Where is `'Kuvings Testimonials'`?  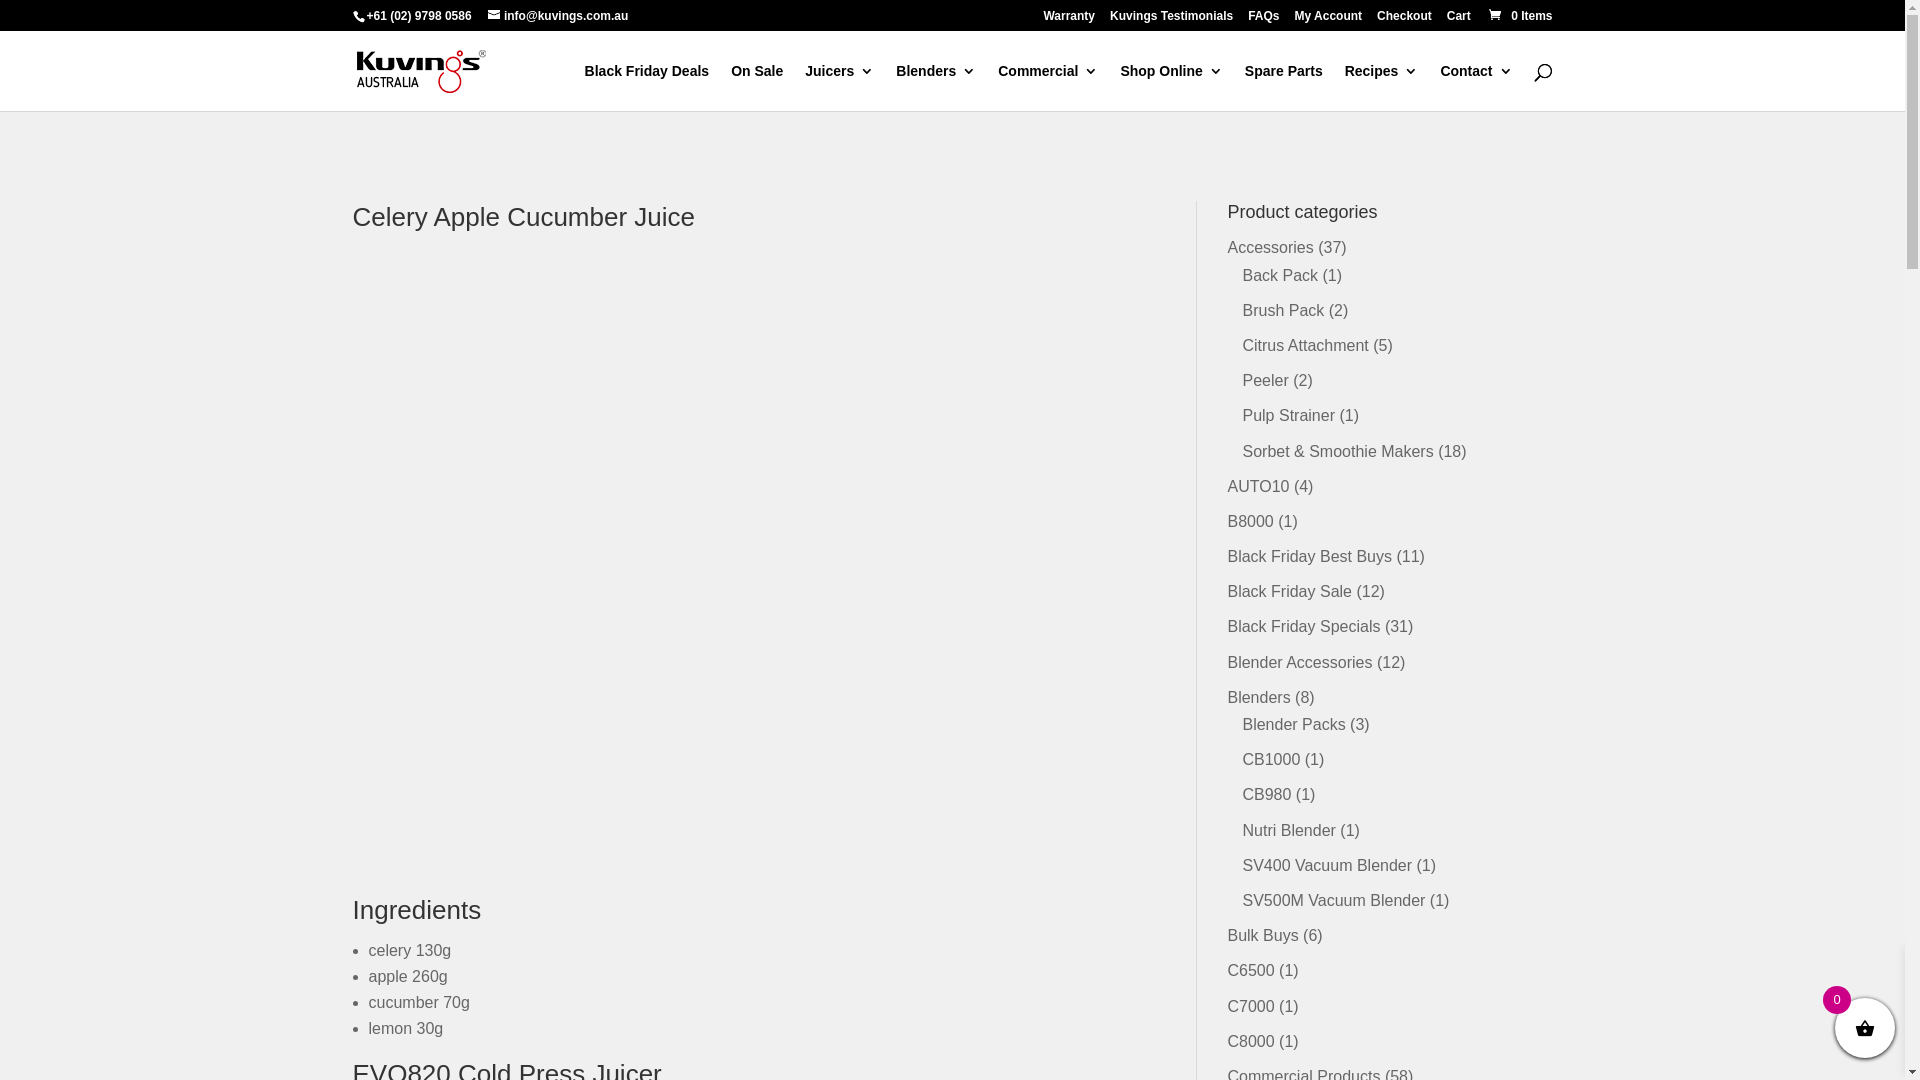
'Kuvings Testimonials' is located at coordinates (1171, 20).